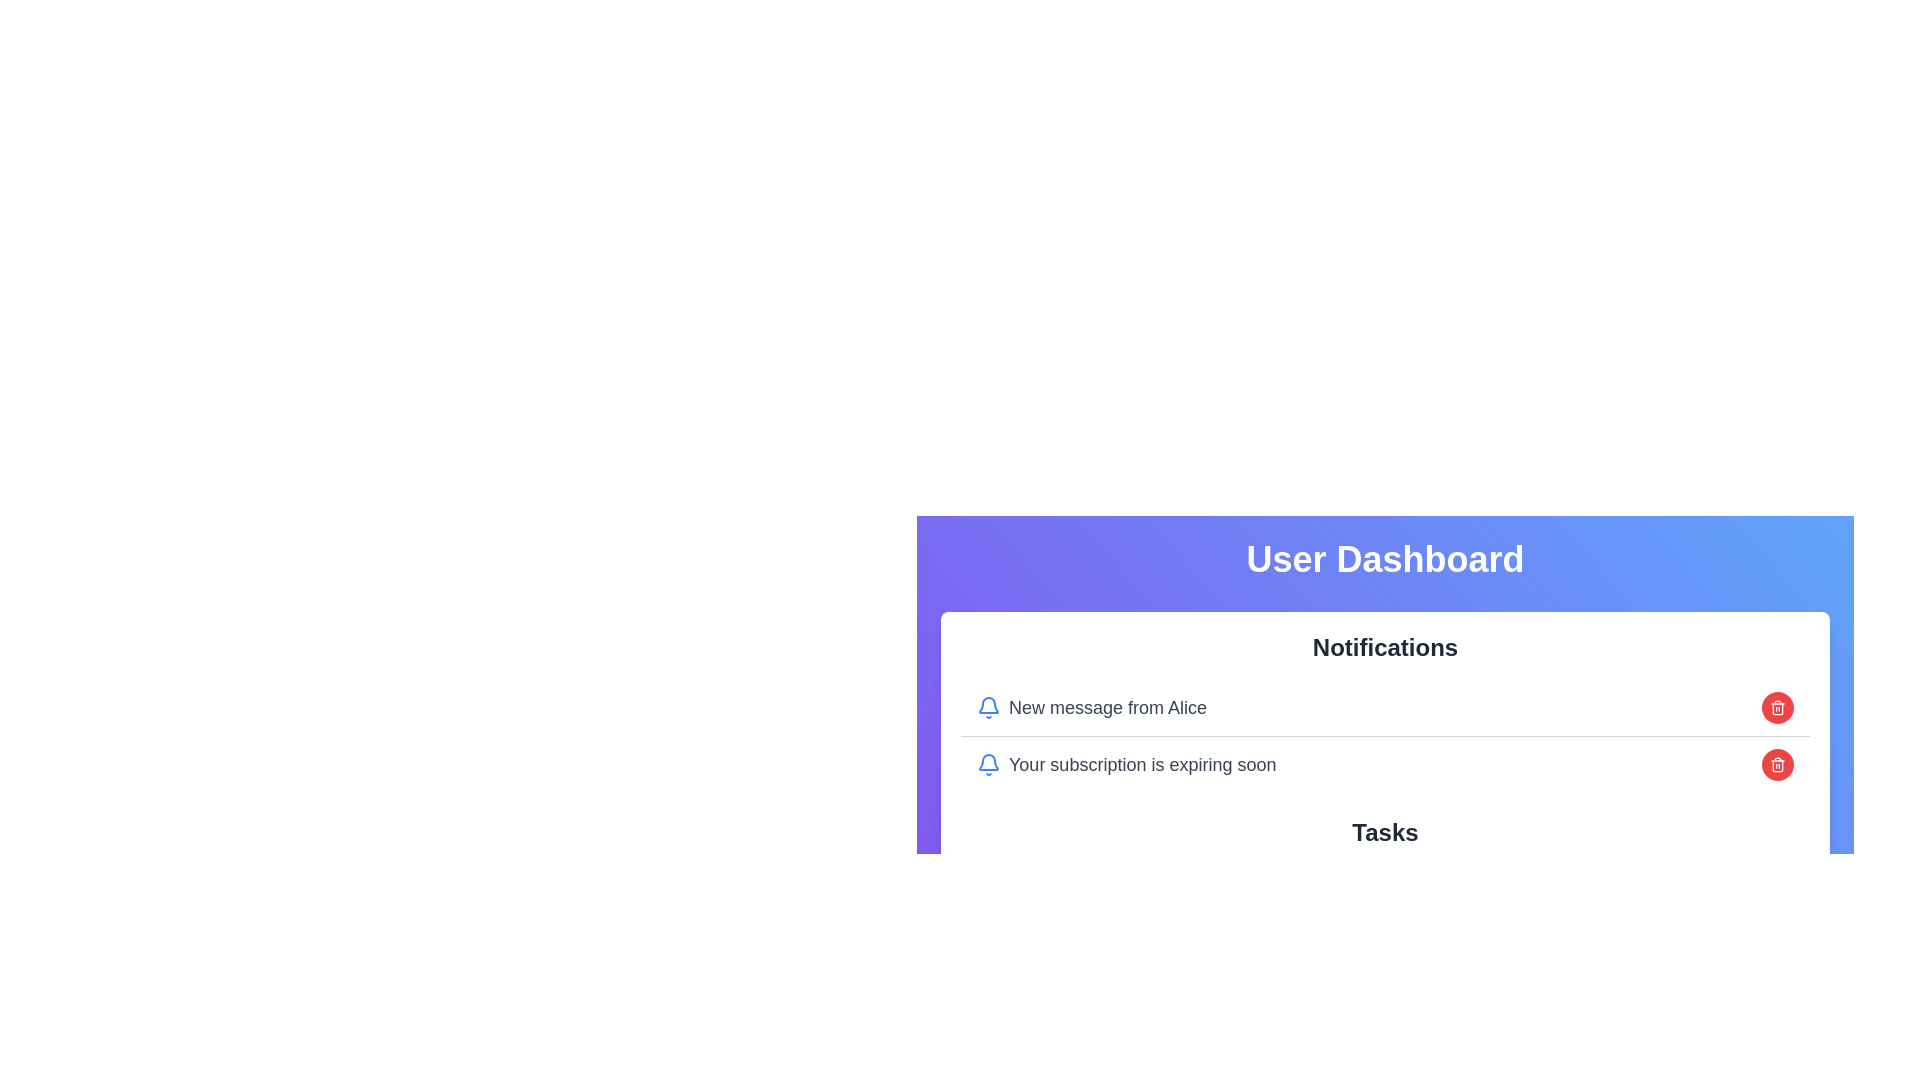 This screenshot has width=1920, height=1080. I want to click on the subscription expiration alert text label located in the notifications section, positioned below the message notification from Alice and next to the bell icon, so click(1142, 764).